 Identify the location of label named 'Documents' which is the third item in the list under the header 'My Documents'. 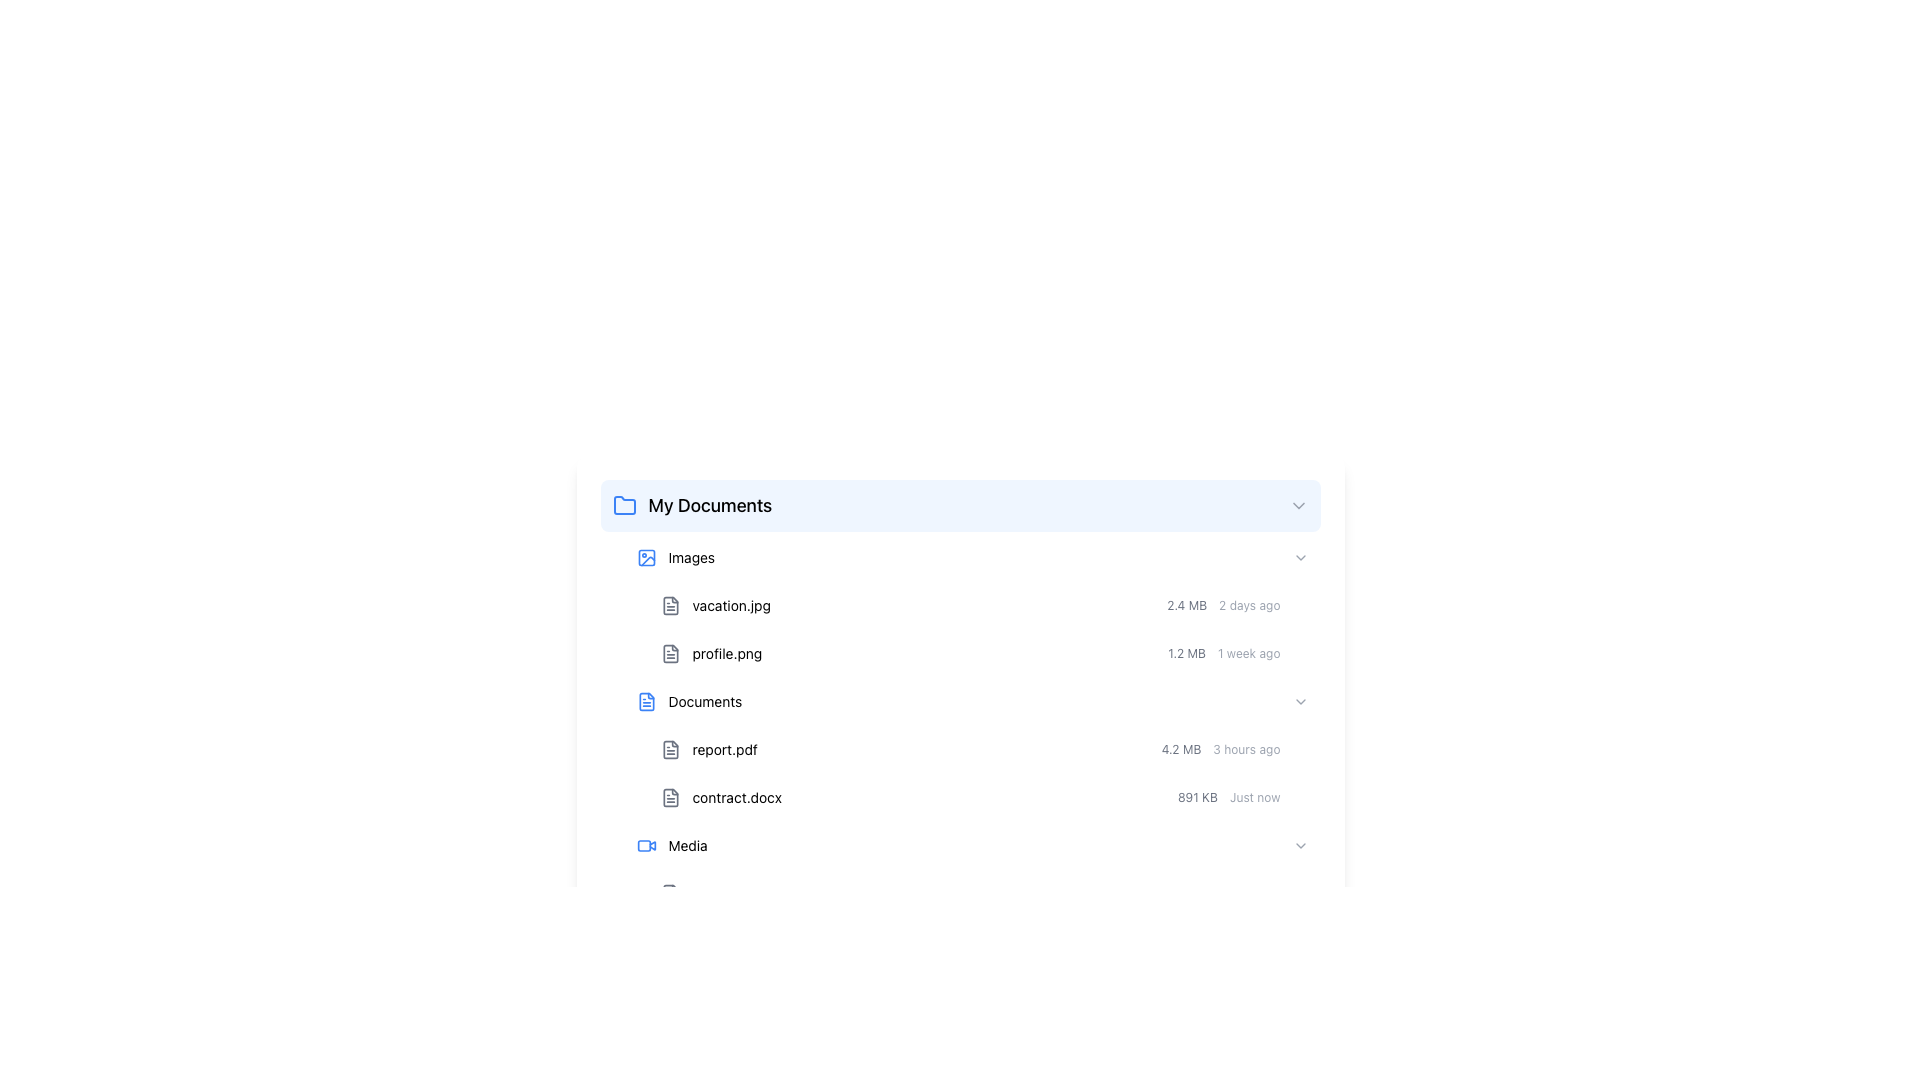
(705, 701).